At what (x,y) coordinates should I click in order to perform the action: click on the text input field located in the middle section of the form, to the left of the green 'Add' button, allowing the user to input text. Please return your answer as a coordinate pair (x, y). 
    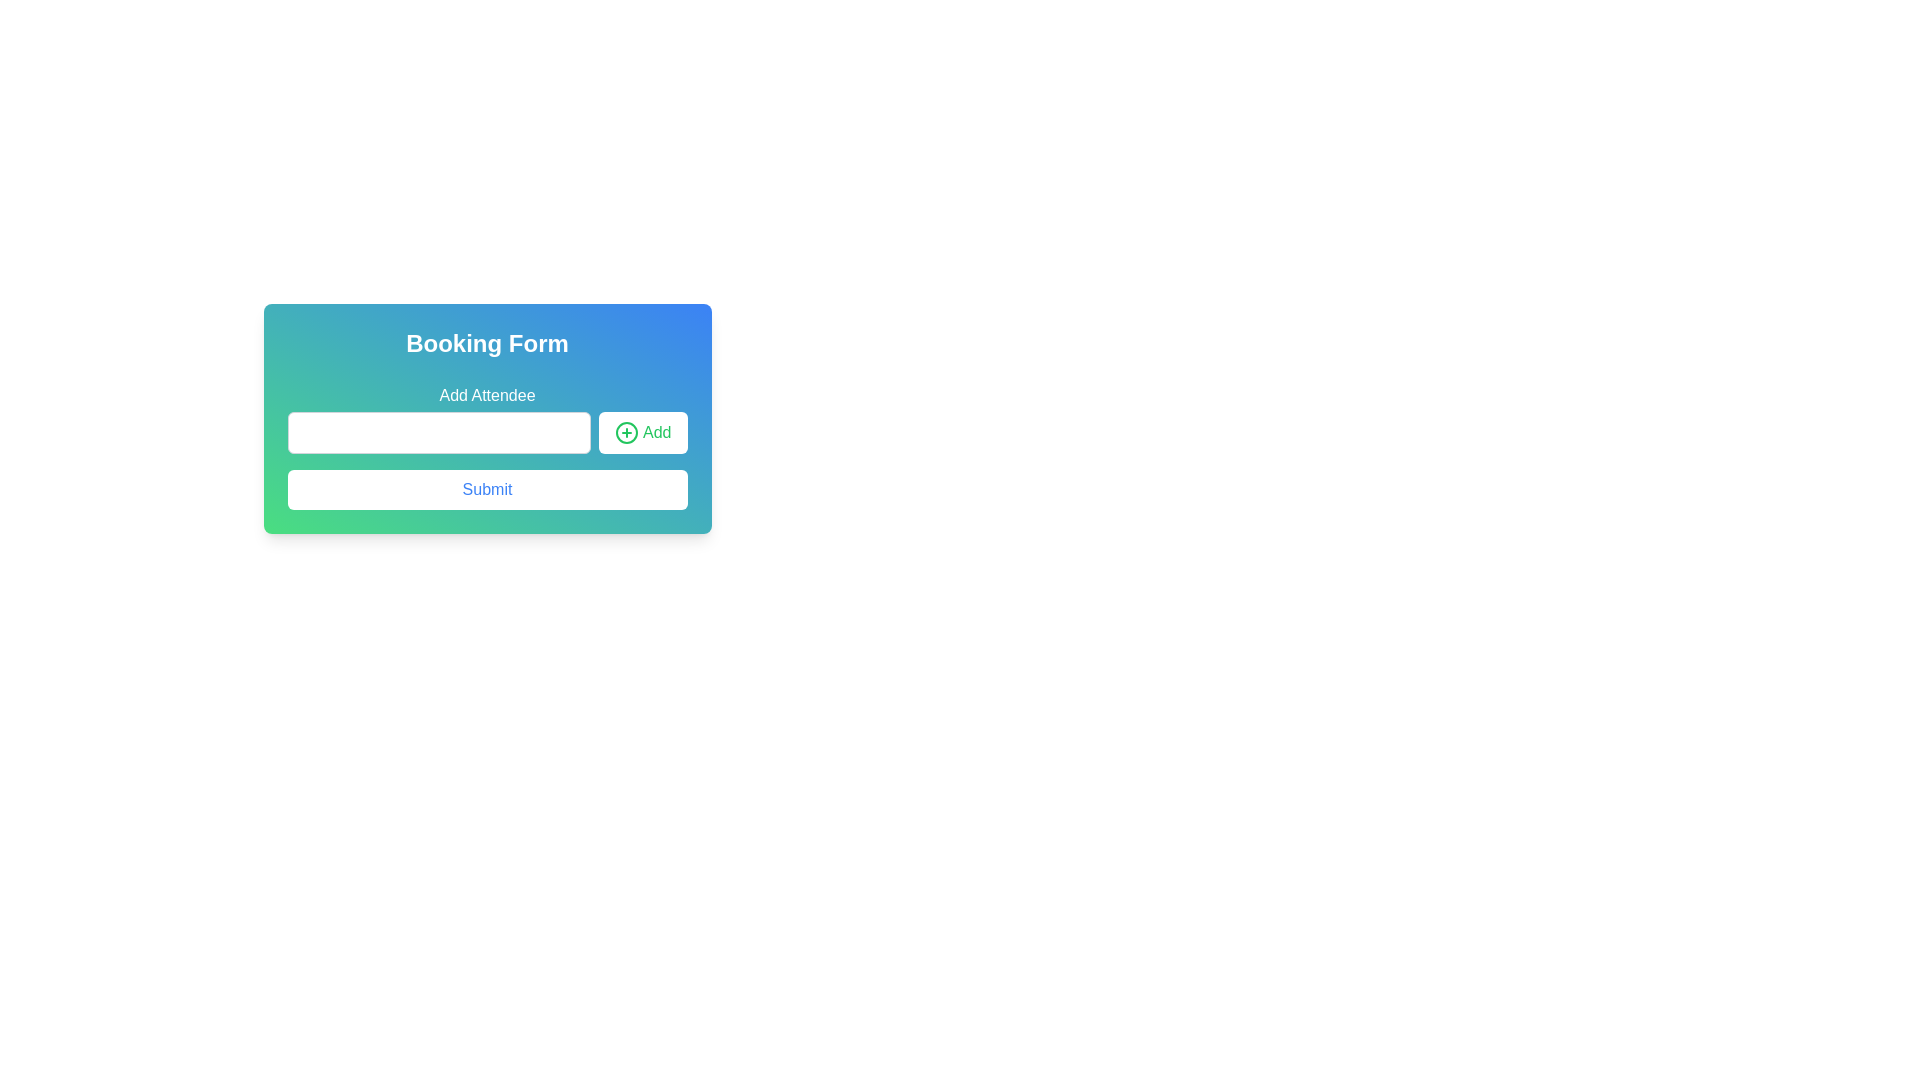
    Looking at the image, I should click on (438, 431).